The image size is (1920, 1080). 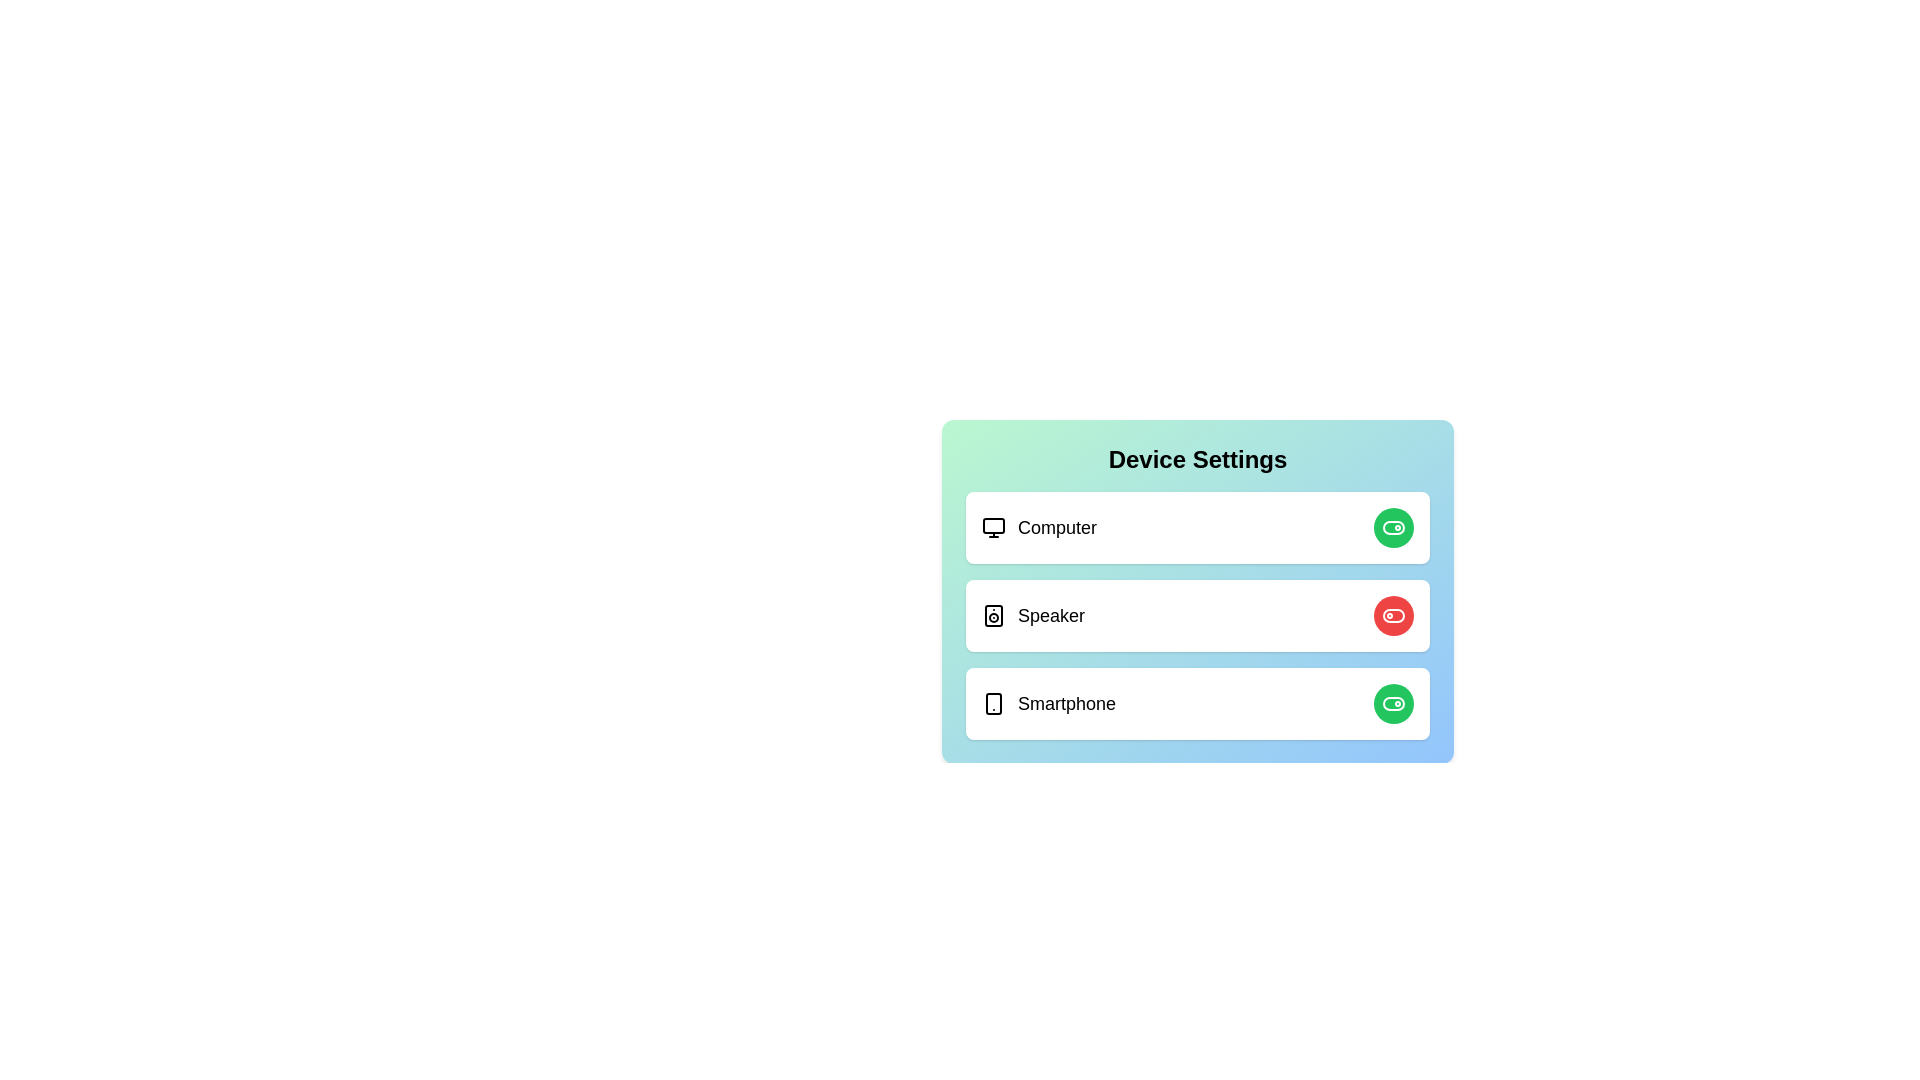 What do you see at coordinates (1392, 615) in the screenshot?
I see `the toggle button for the Speaker device to toggle its setting` at bounding box center [1392, 615].